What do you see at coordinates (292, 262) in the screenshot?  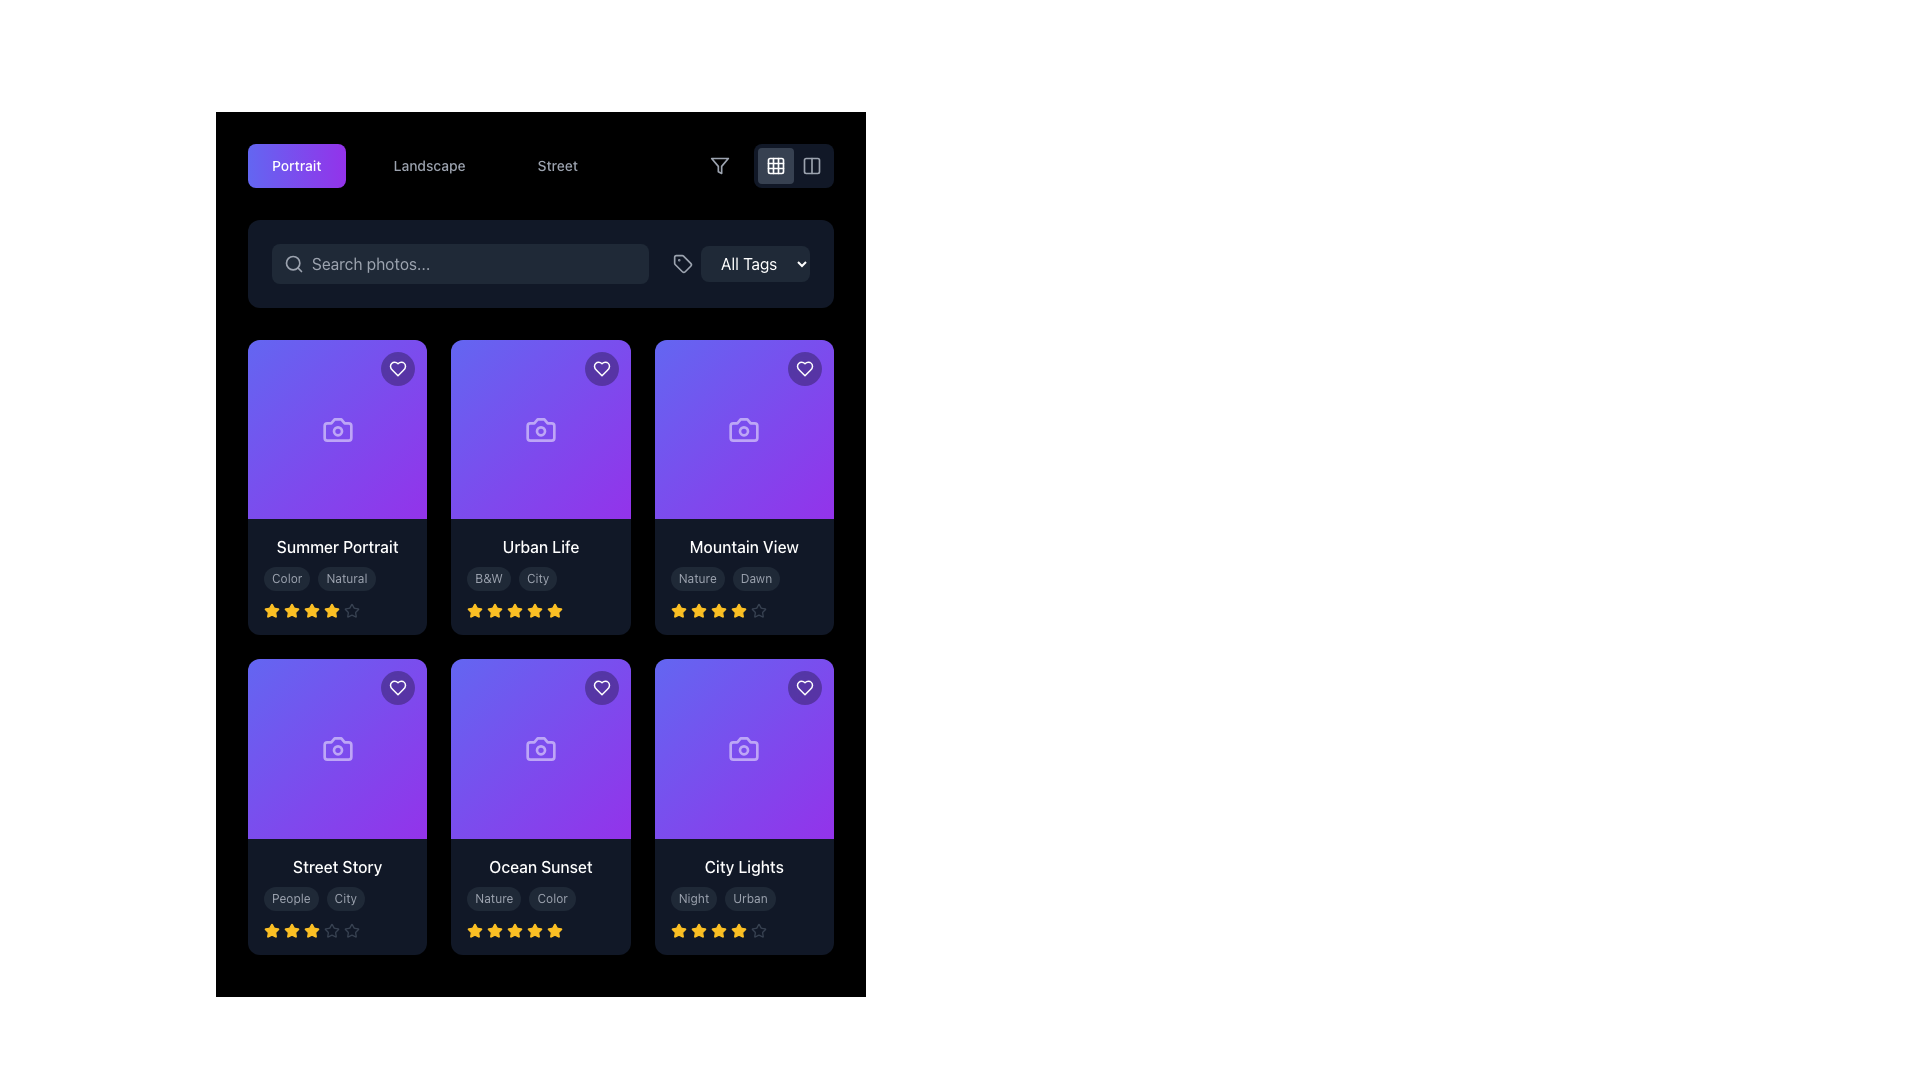 I see `the magnifying glass icon located within the search bar, positioned at the top-left quadrant of the interface` at bounding box center [292, 262].